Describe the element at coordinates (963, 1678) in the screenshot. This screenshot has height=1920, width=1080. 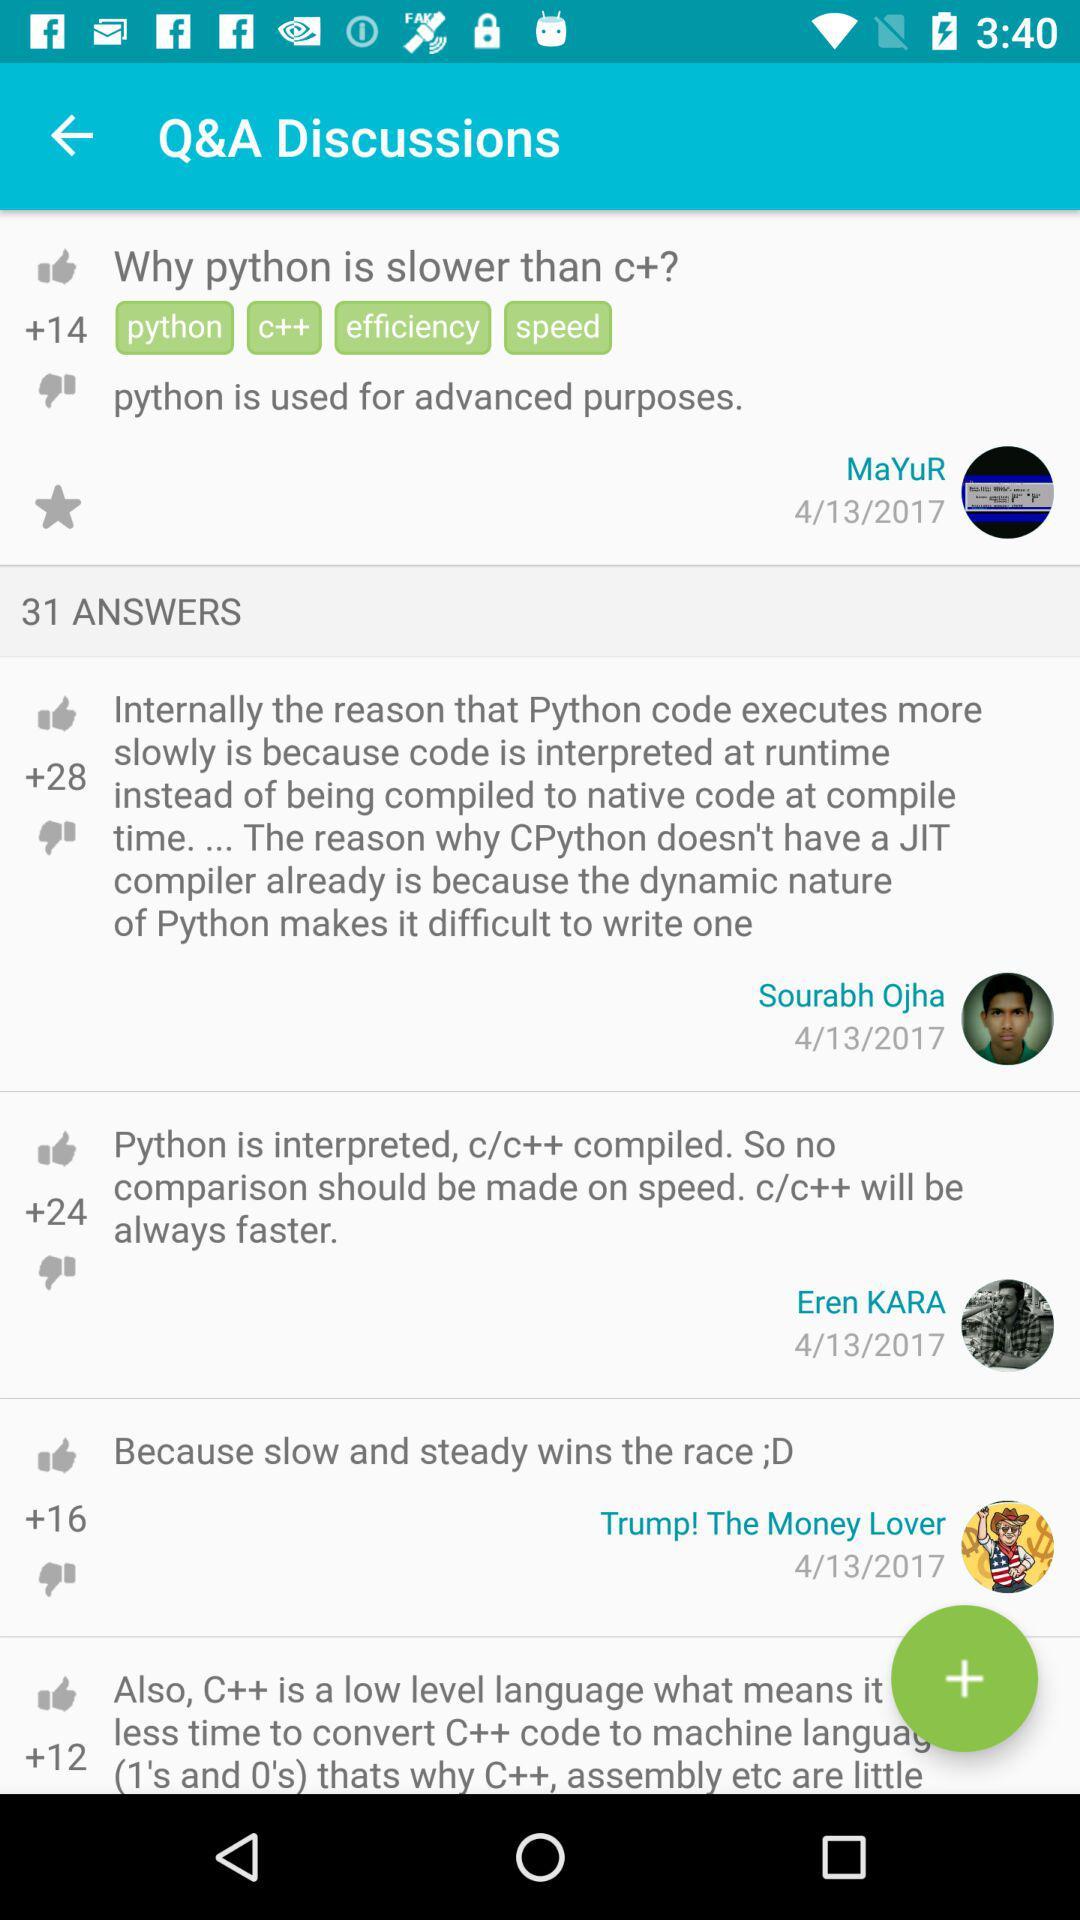
I see `the add icon` at that location.